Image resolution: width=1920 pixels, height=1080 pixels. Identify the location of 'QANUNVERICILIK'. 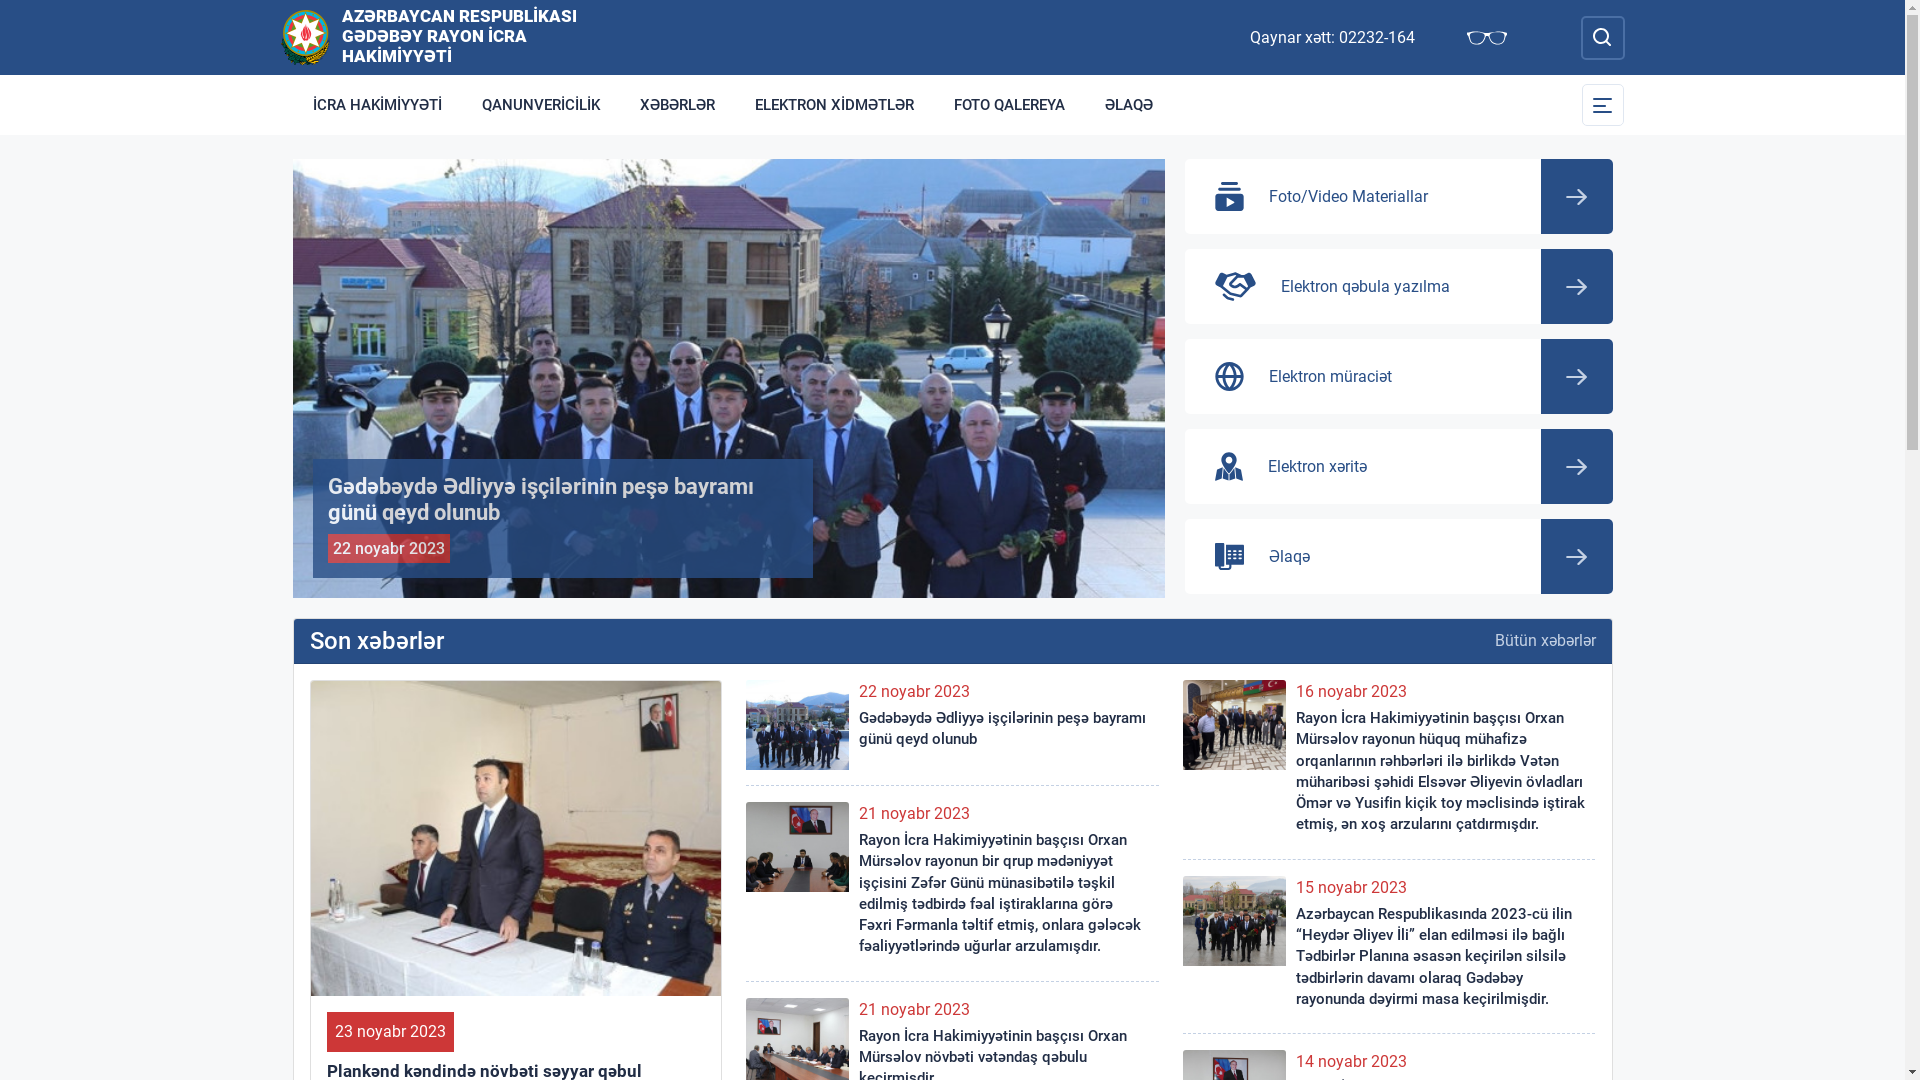
(541, 104).